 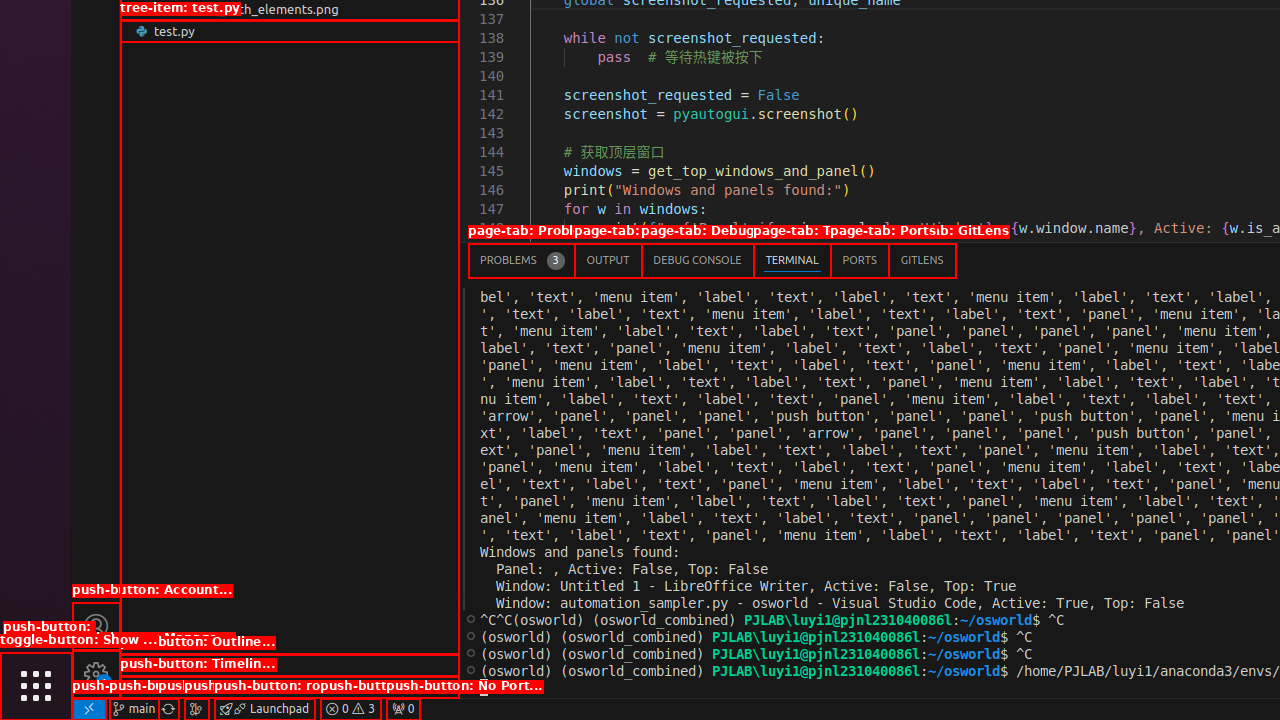 What do you see at coordinates (87, 707) in the screenshot?
I see `'remote'` at bounding box center [87, 707].